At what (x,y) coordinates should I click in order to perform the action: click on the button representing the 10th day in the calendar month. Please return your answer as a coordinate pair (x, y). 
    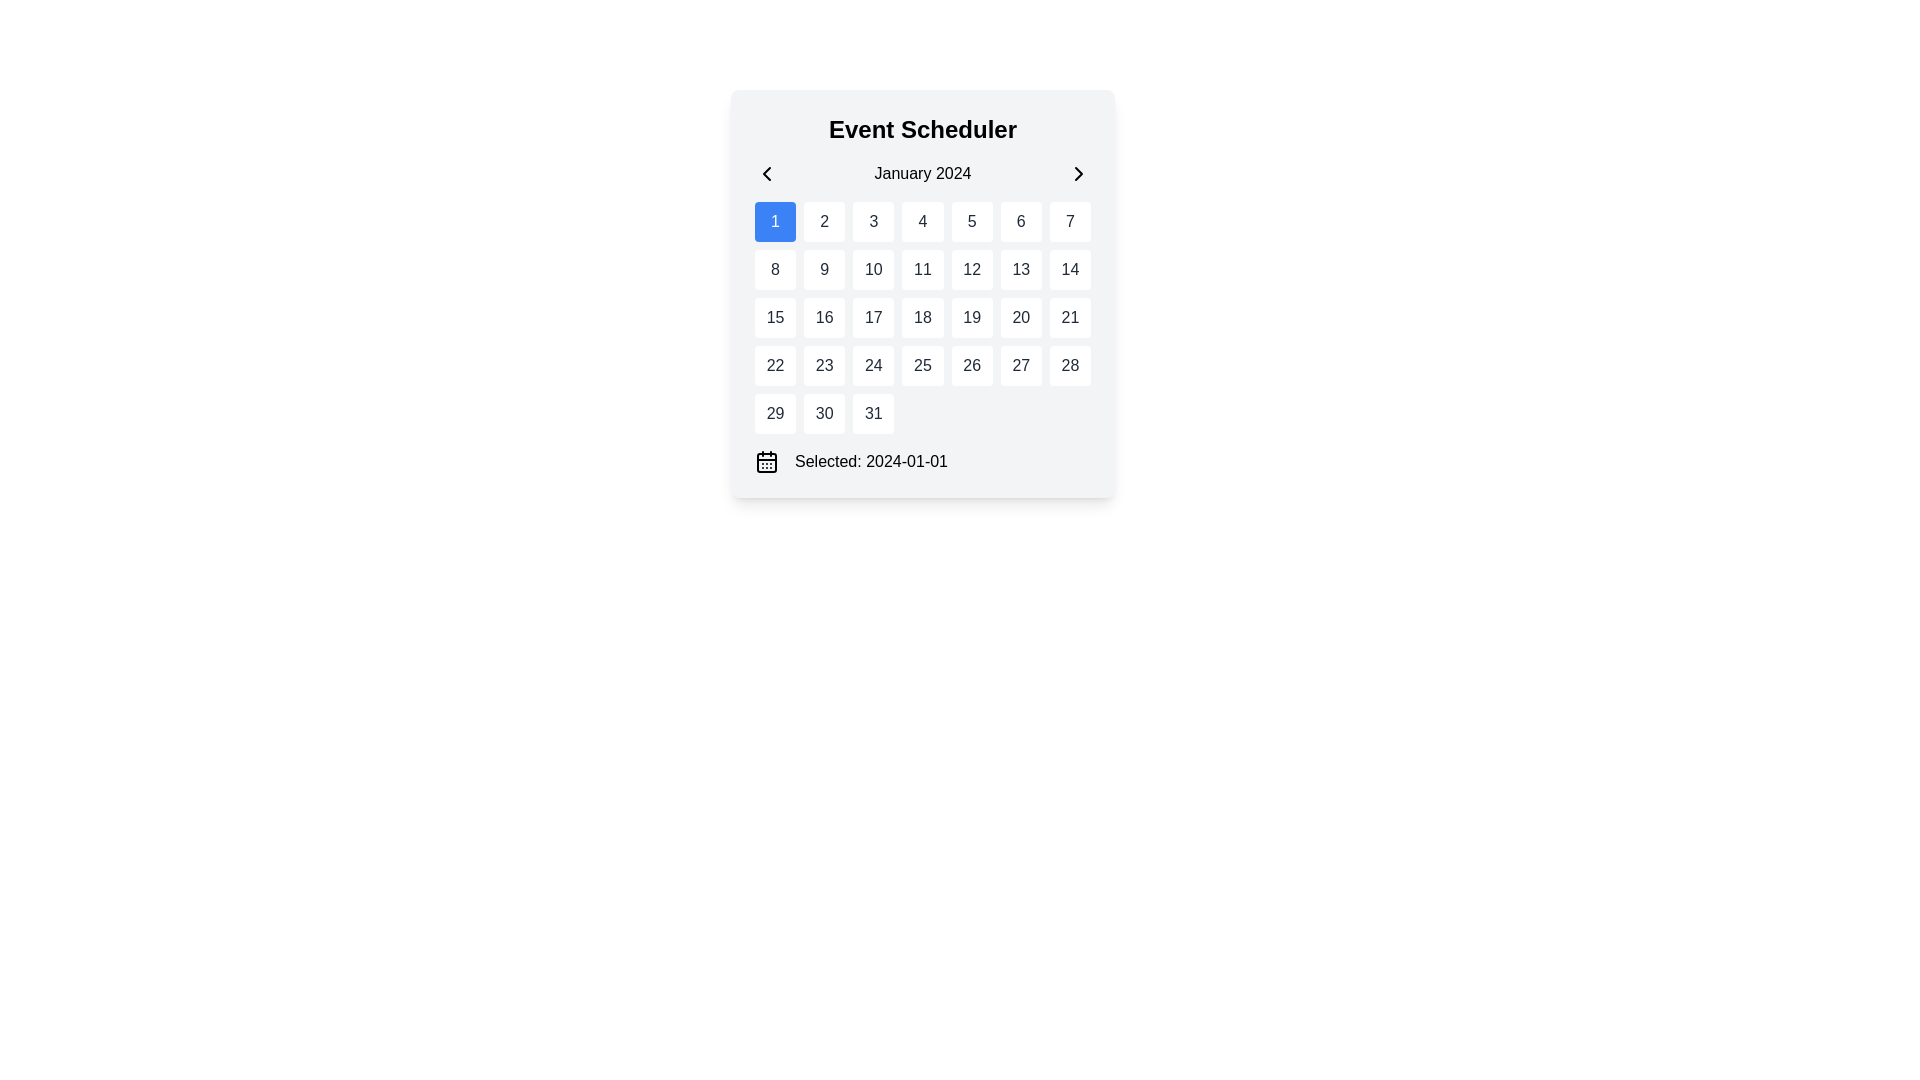
    Looking at the image, I should click on (873, 270).